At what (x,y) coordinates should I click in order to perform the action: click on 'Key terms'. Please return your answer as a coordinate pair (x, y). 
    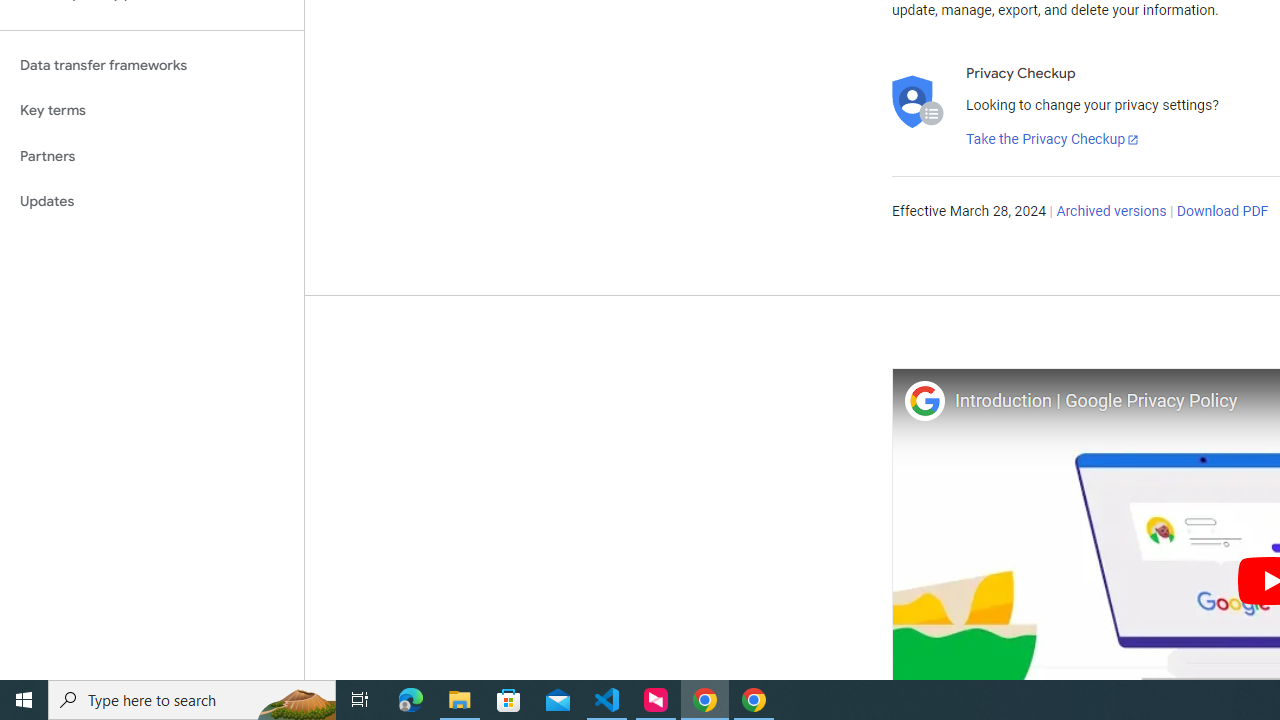
    Looking at the image, I should click on (151, 110).